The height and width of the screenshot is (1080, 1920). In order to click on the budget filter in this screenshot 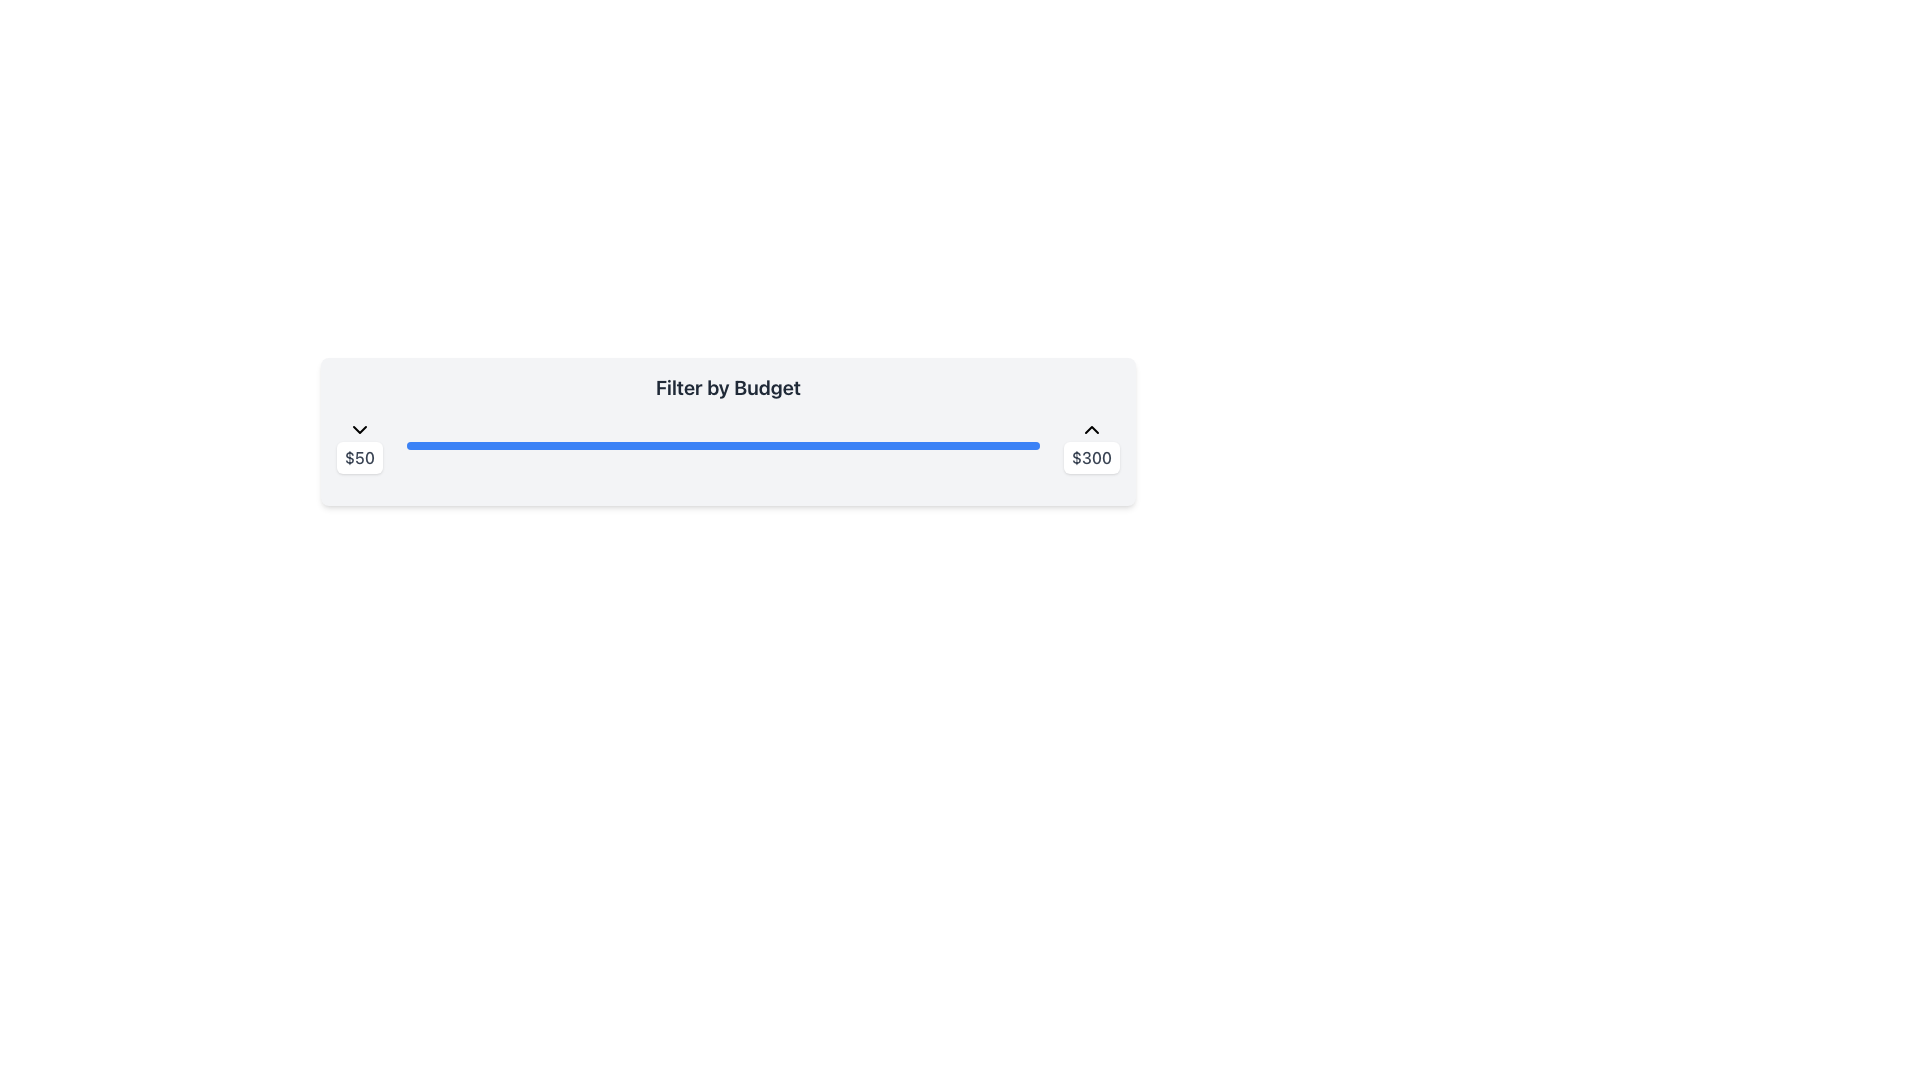, I will do `click(626, 445)`.